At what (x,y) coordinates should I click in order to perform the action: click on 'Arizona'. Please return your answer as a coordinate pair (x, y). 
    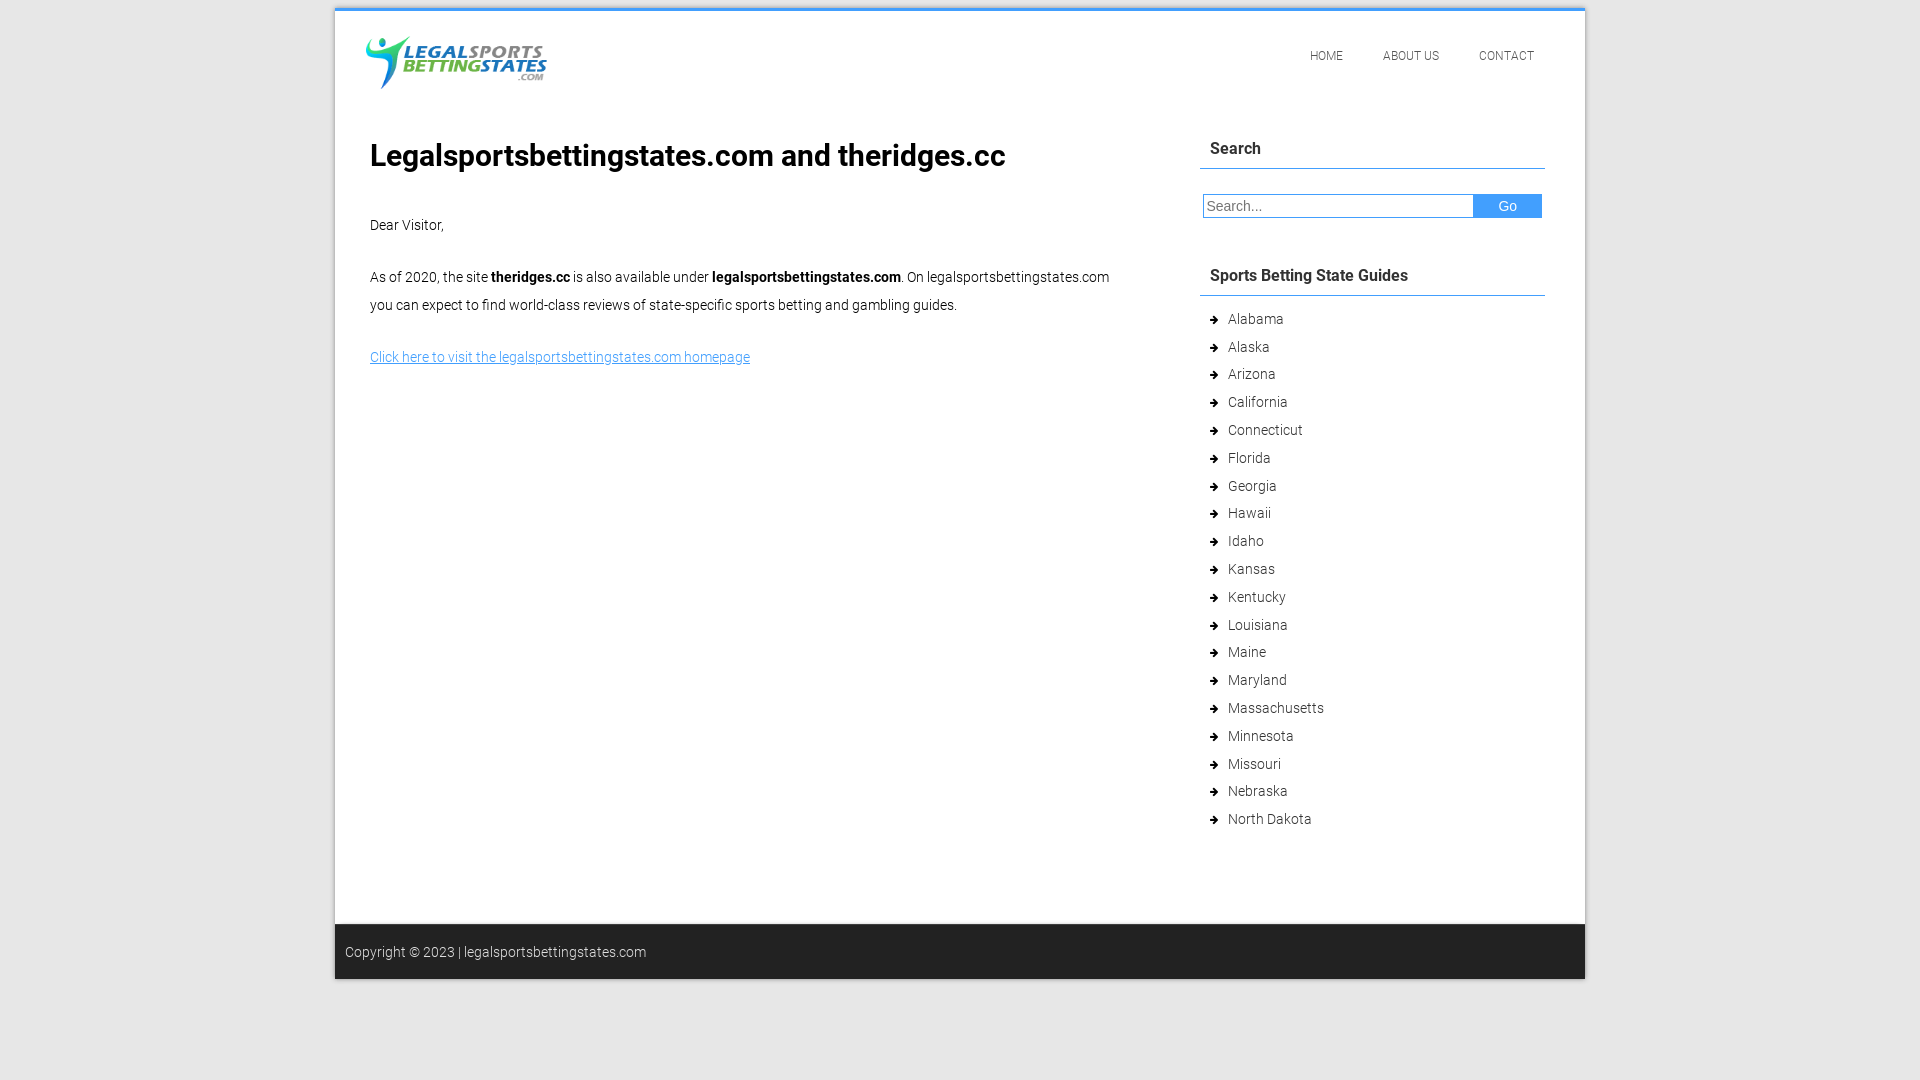
    Looking at the image, I should click on (1227, 374).